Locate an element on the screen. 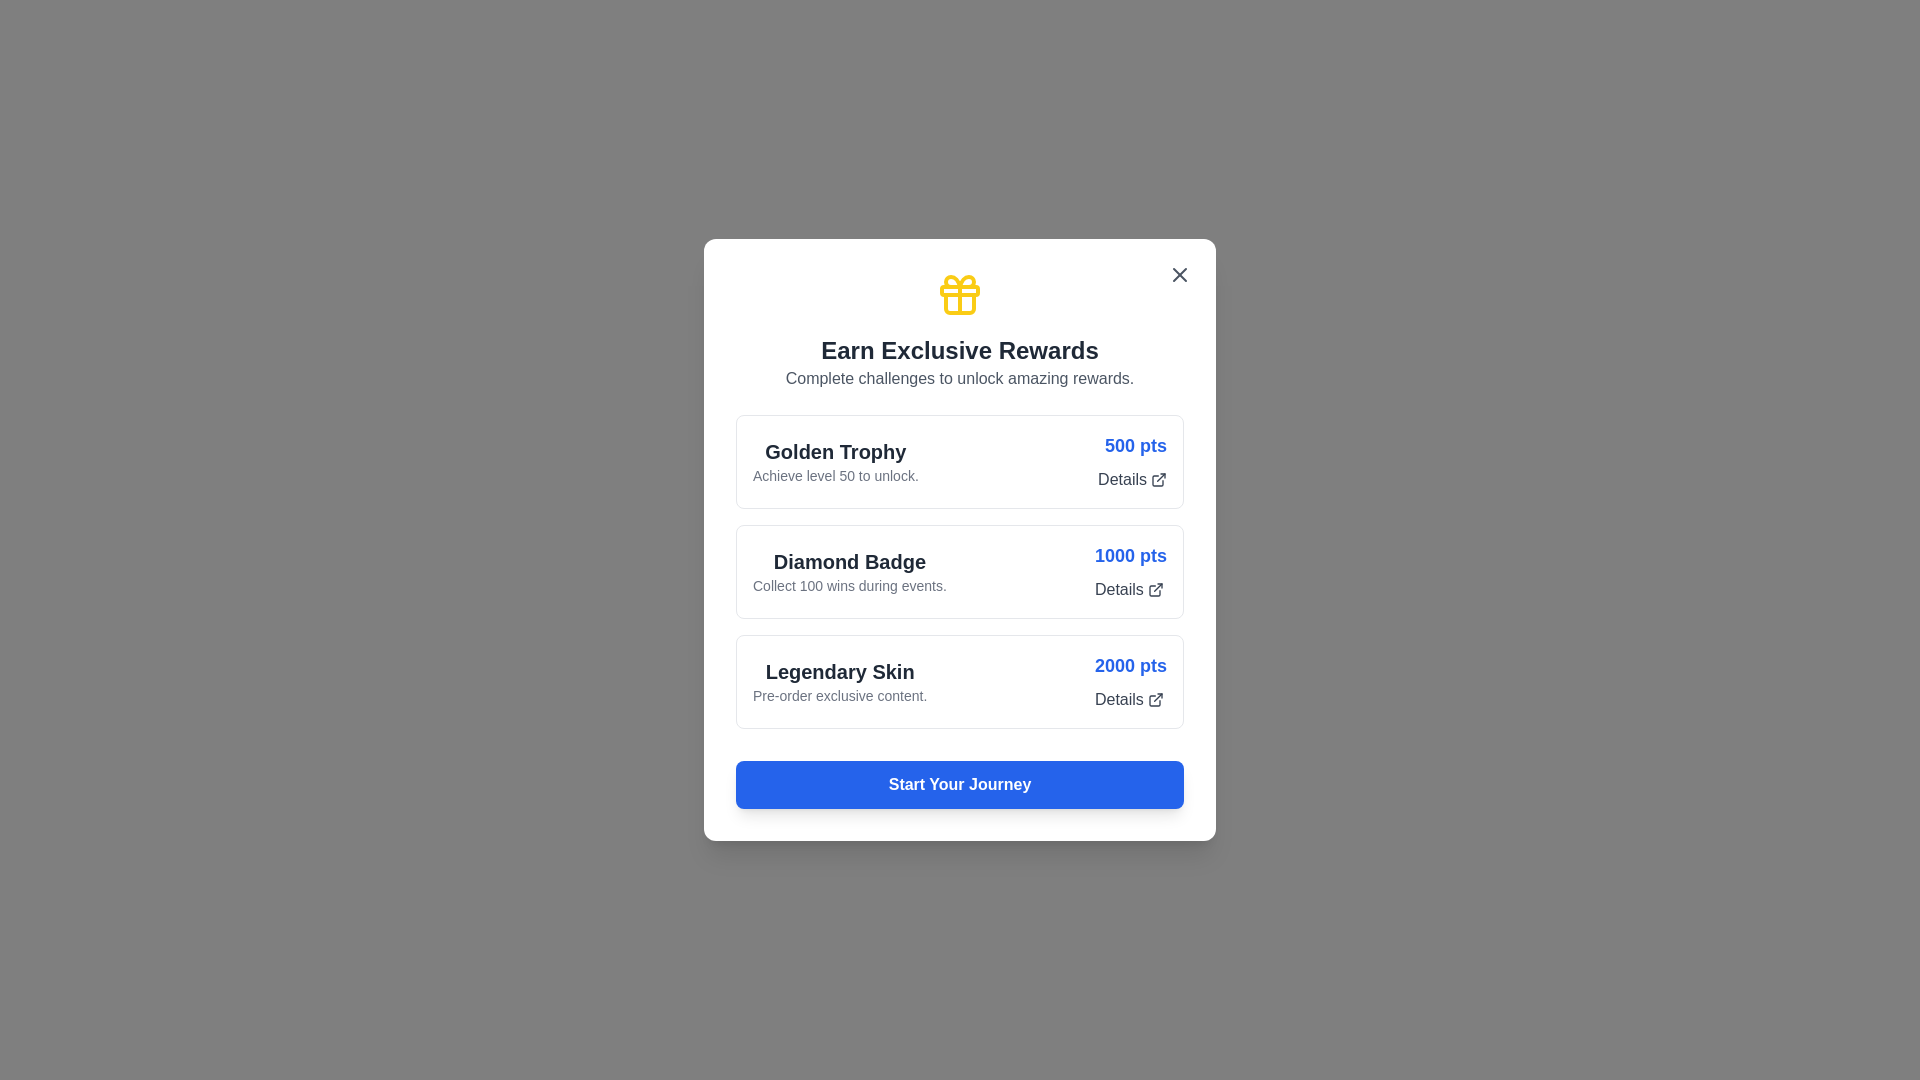 This screenshot has height=1080, width=1920. the 'Details' hyperlink labeled with gray font and an underline on hover, located under the 'Diamond Badge' section is located at coordinates (1129, 589).